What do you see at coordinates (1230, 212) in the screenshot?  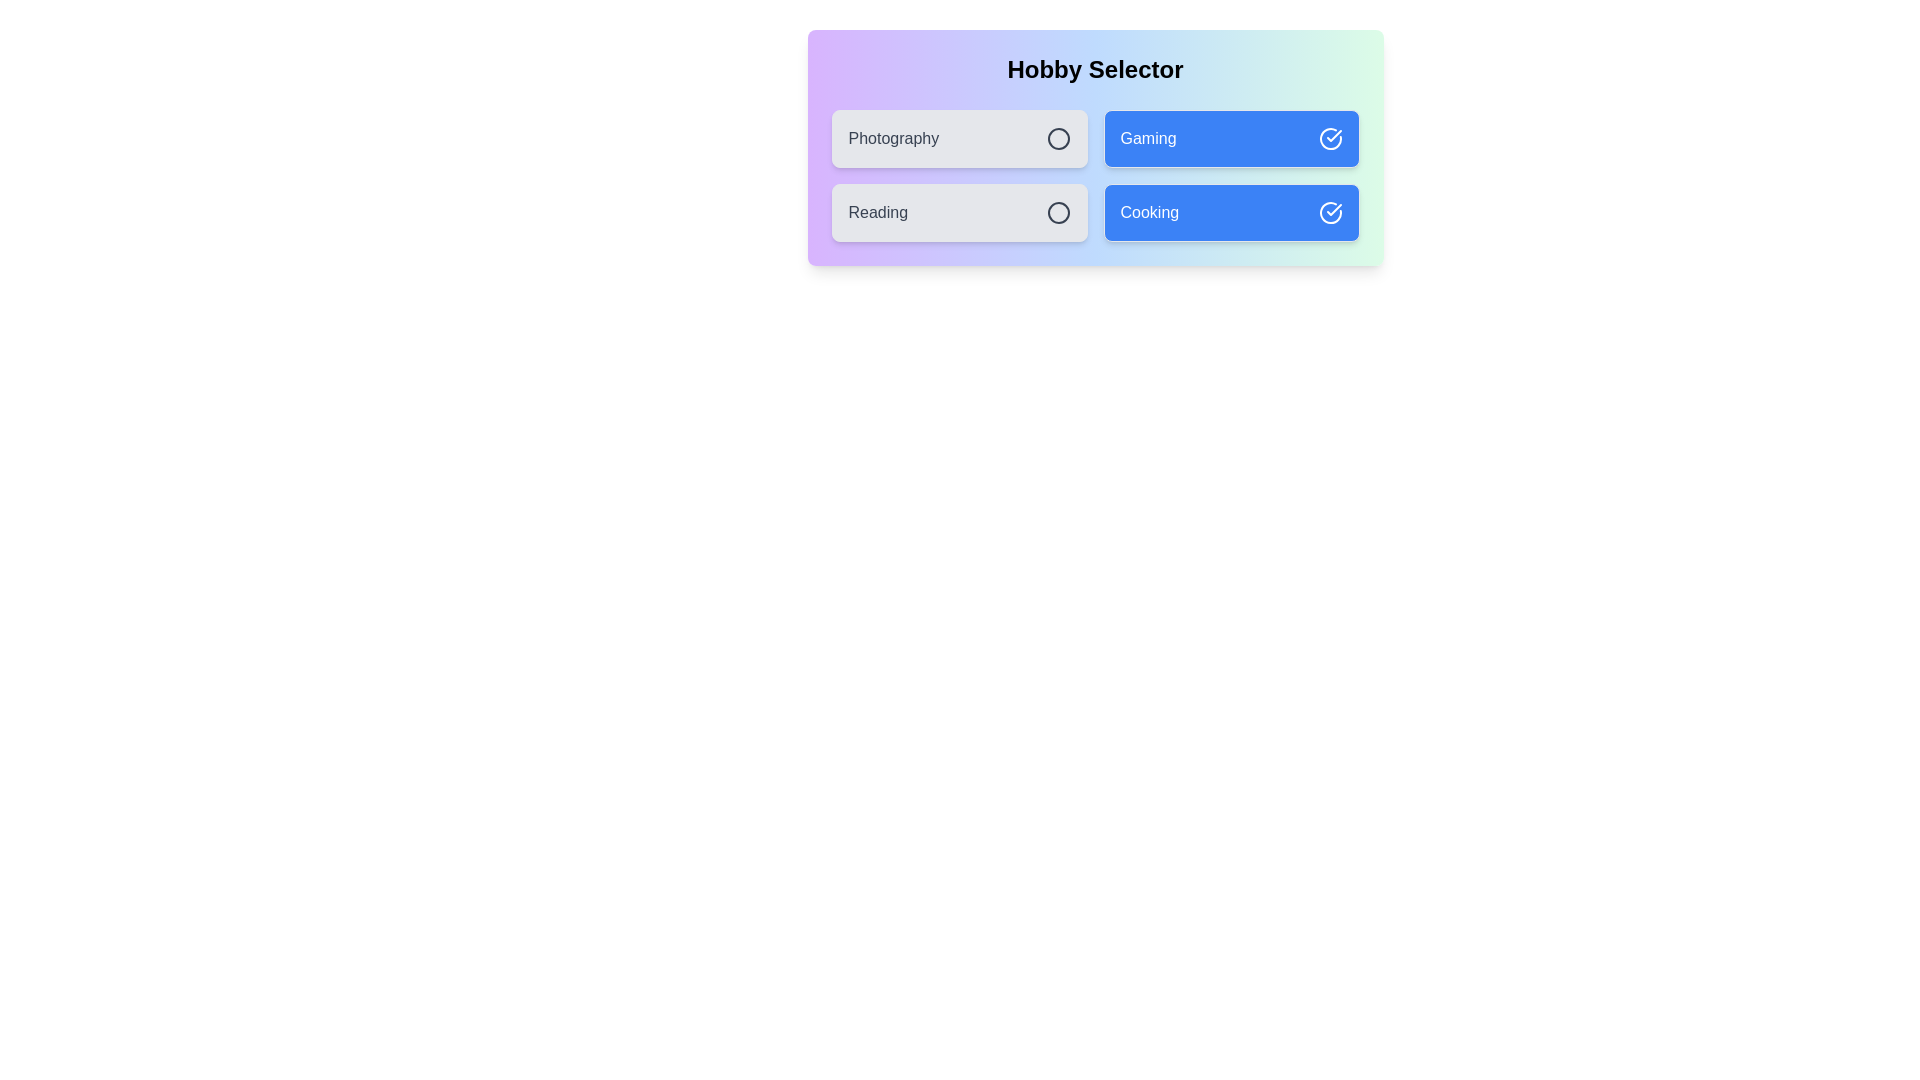 I see `the item labeled Cooking` at bounding box center [1230, 212].